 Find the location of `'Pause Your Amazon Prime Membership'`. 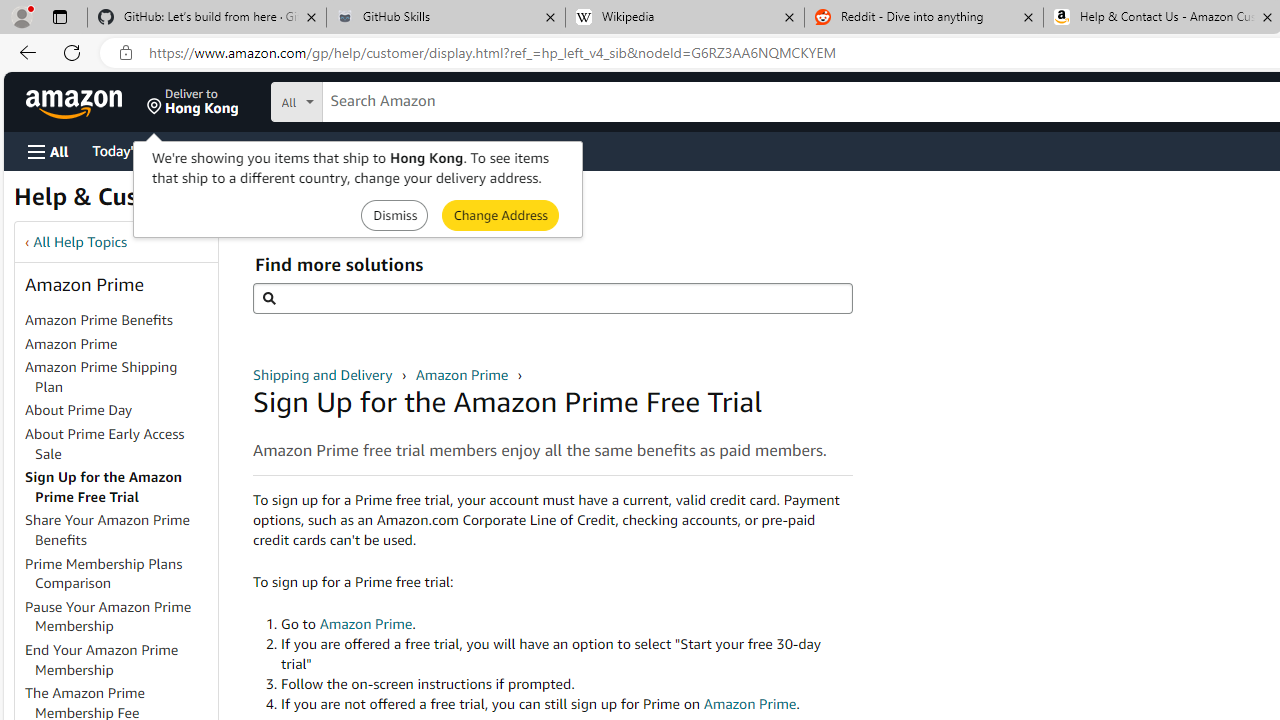

'Pause Your Amazon Prime Membership' is located at coordinates (119, 616).